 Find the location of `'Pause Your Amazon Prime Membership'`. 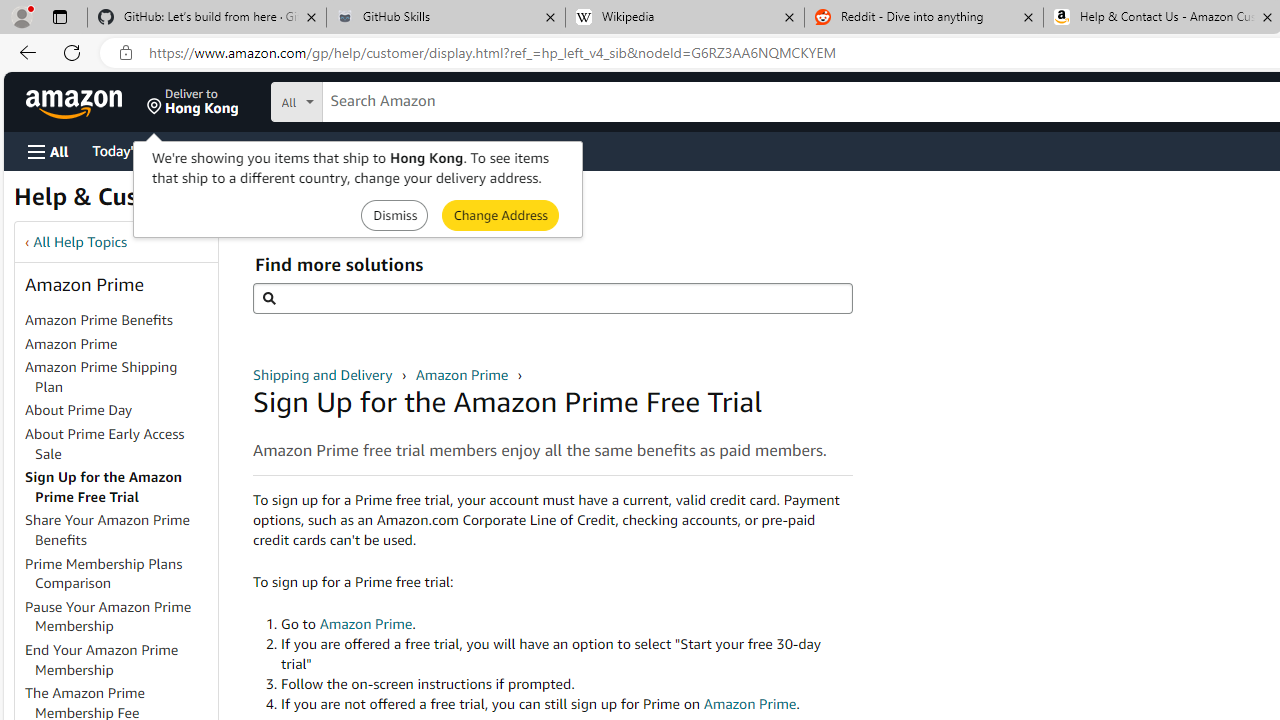

'Pause Your Amazon Prime Membership' is located at coordinates (119, 616).